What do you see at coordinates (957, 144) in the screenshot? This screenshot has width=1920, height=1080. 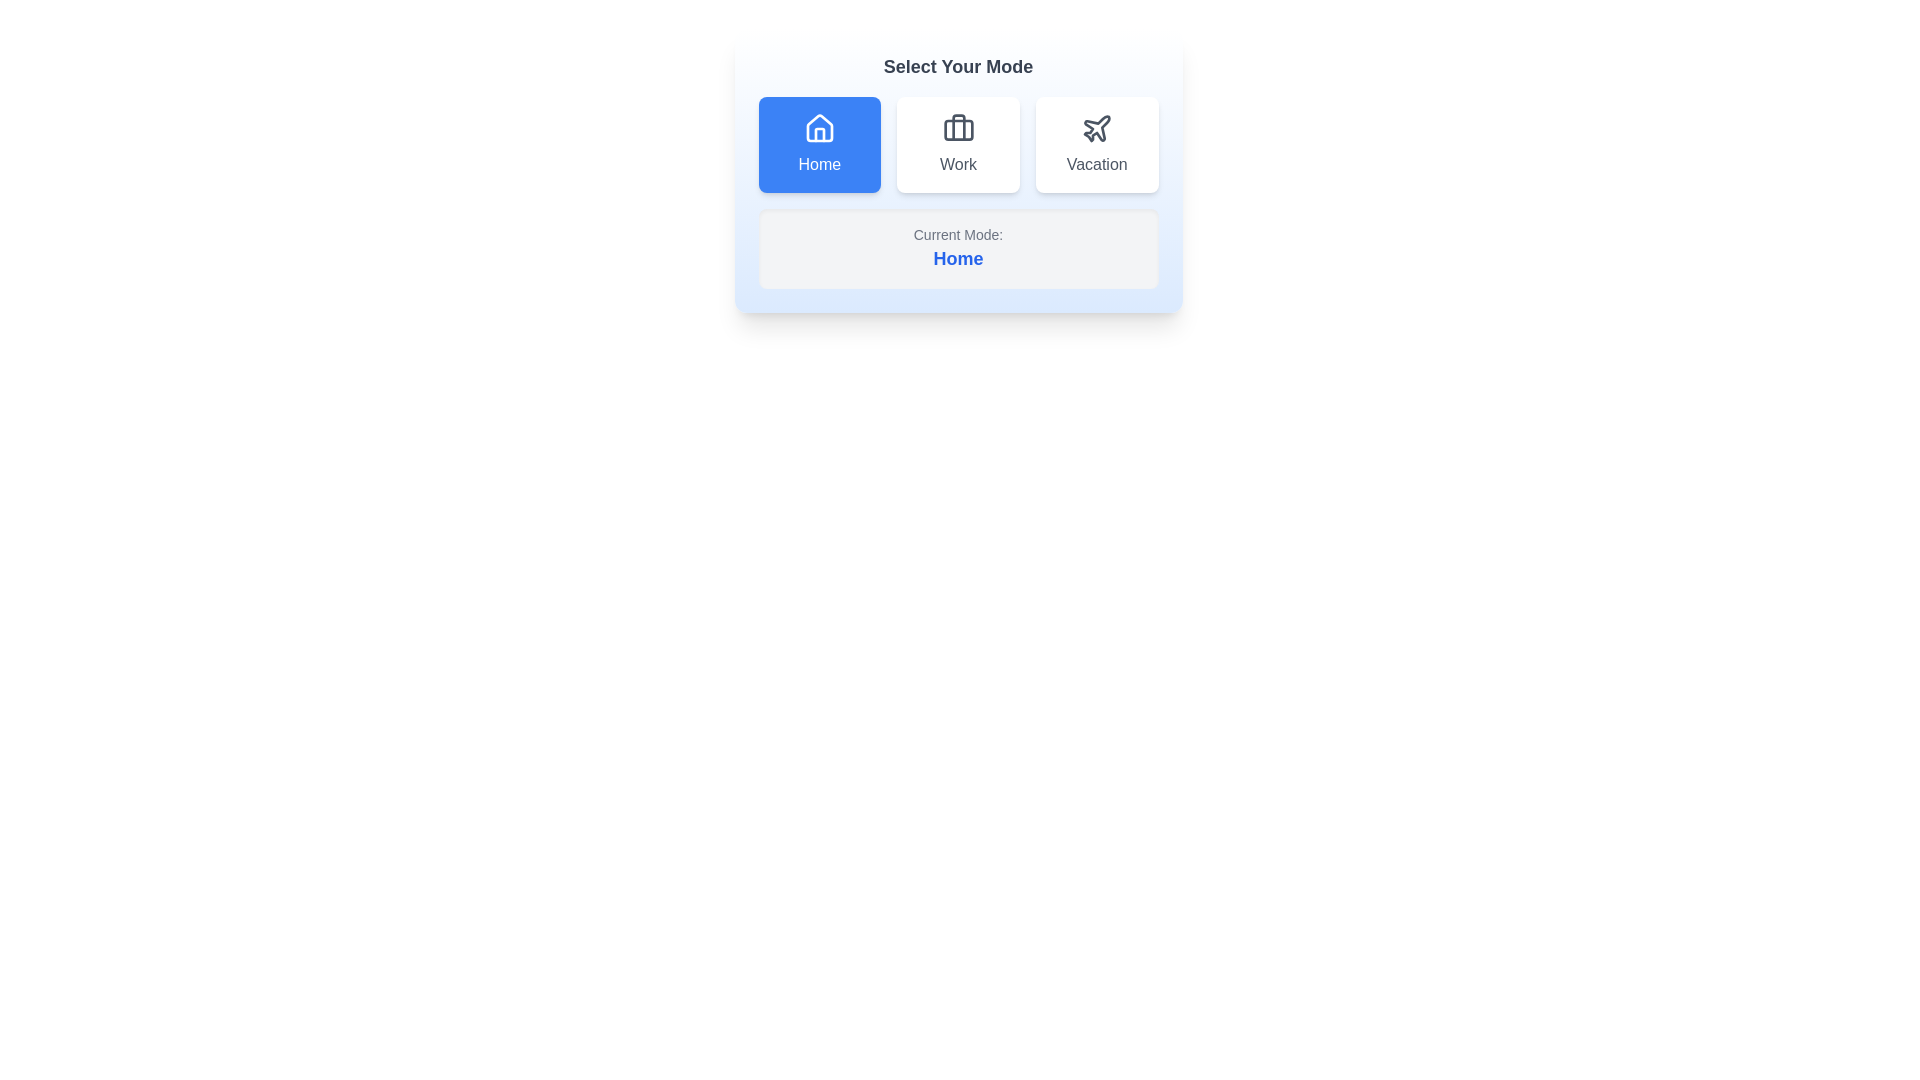 I see `the button corresponding to Work to select it` at bounding box center [957, 144].